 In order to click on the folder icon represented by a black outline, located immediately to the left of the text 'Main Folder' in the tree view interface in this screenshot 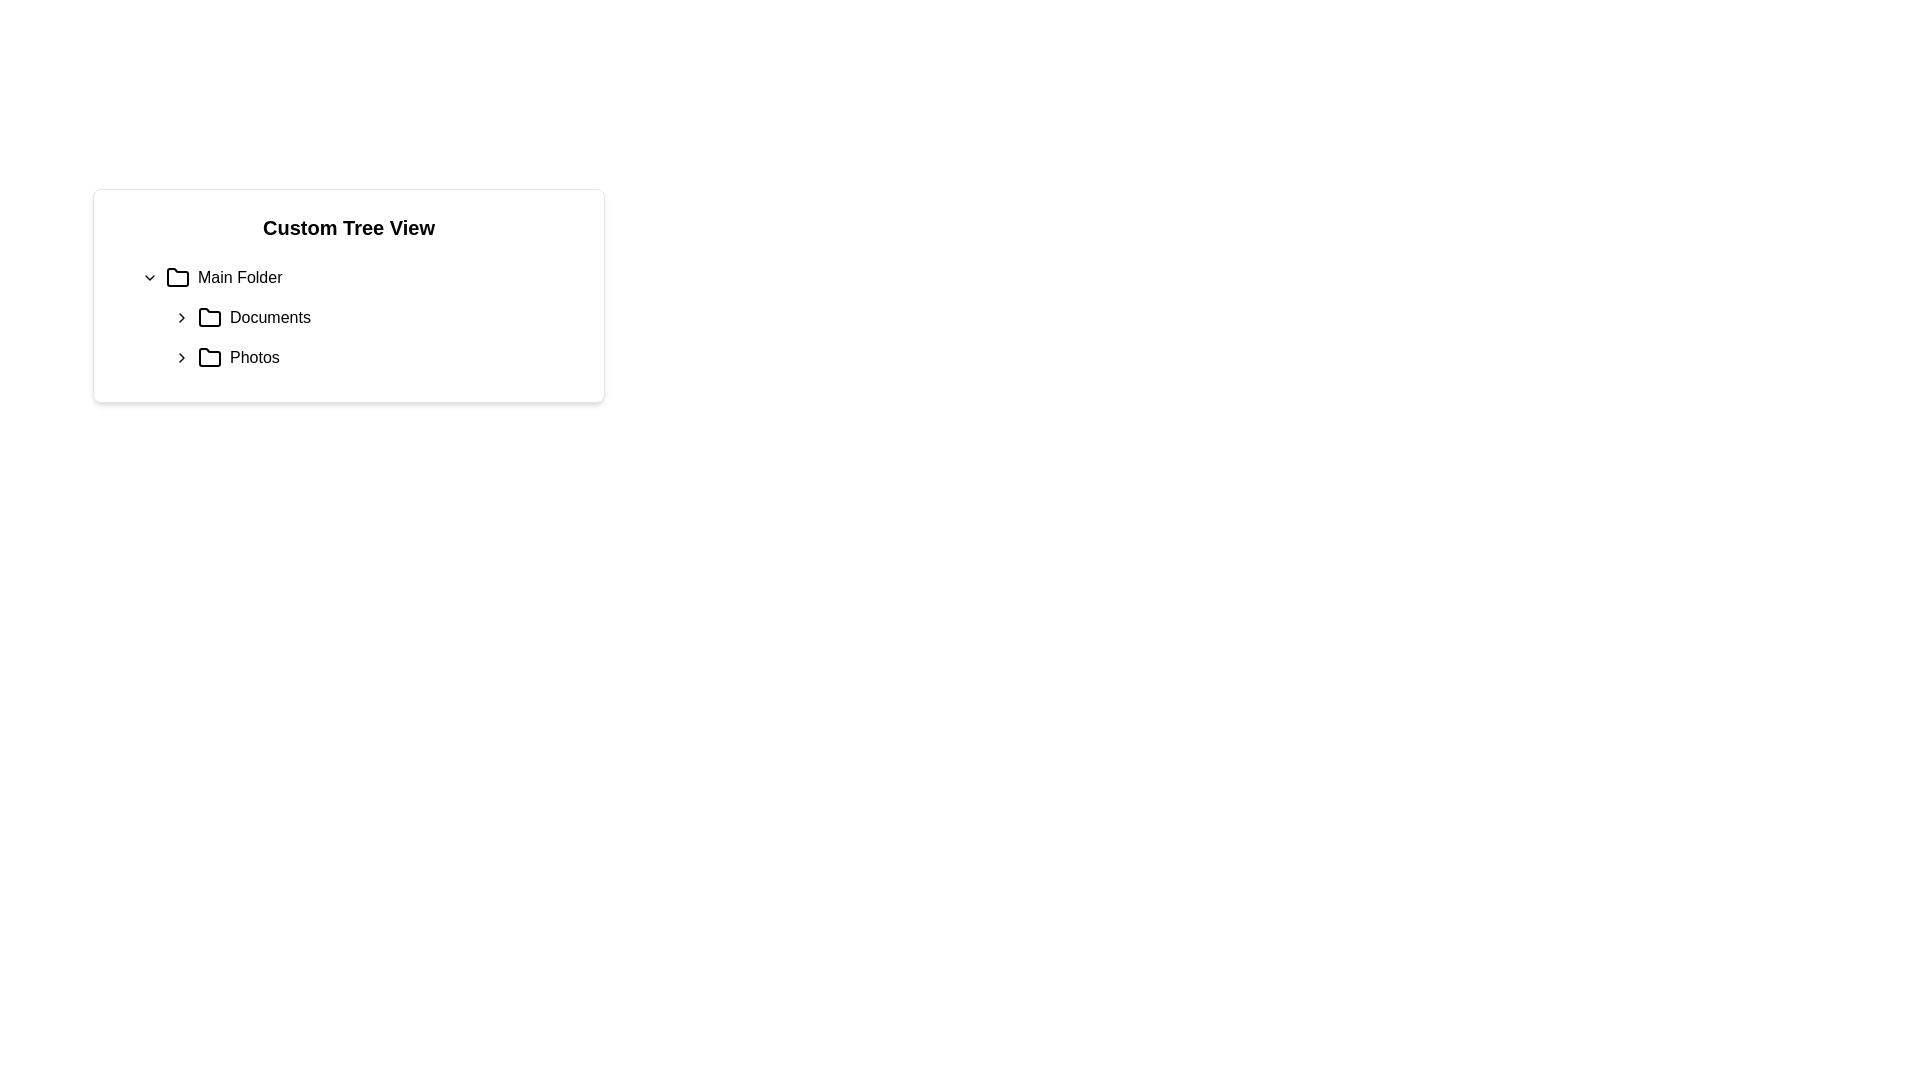, I will do `click(177, 277)`.